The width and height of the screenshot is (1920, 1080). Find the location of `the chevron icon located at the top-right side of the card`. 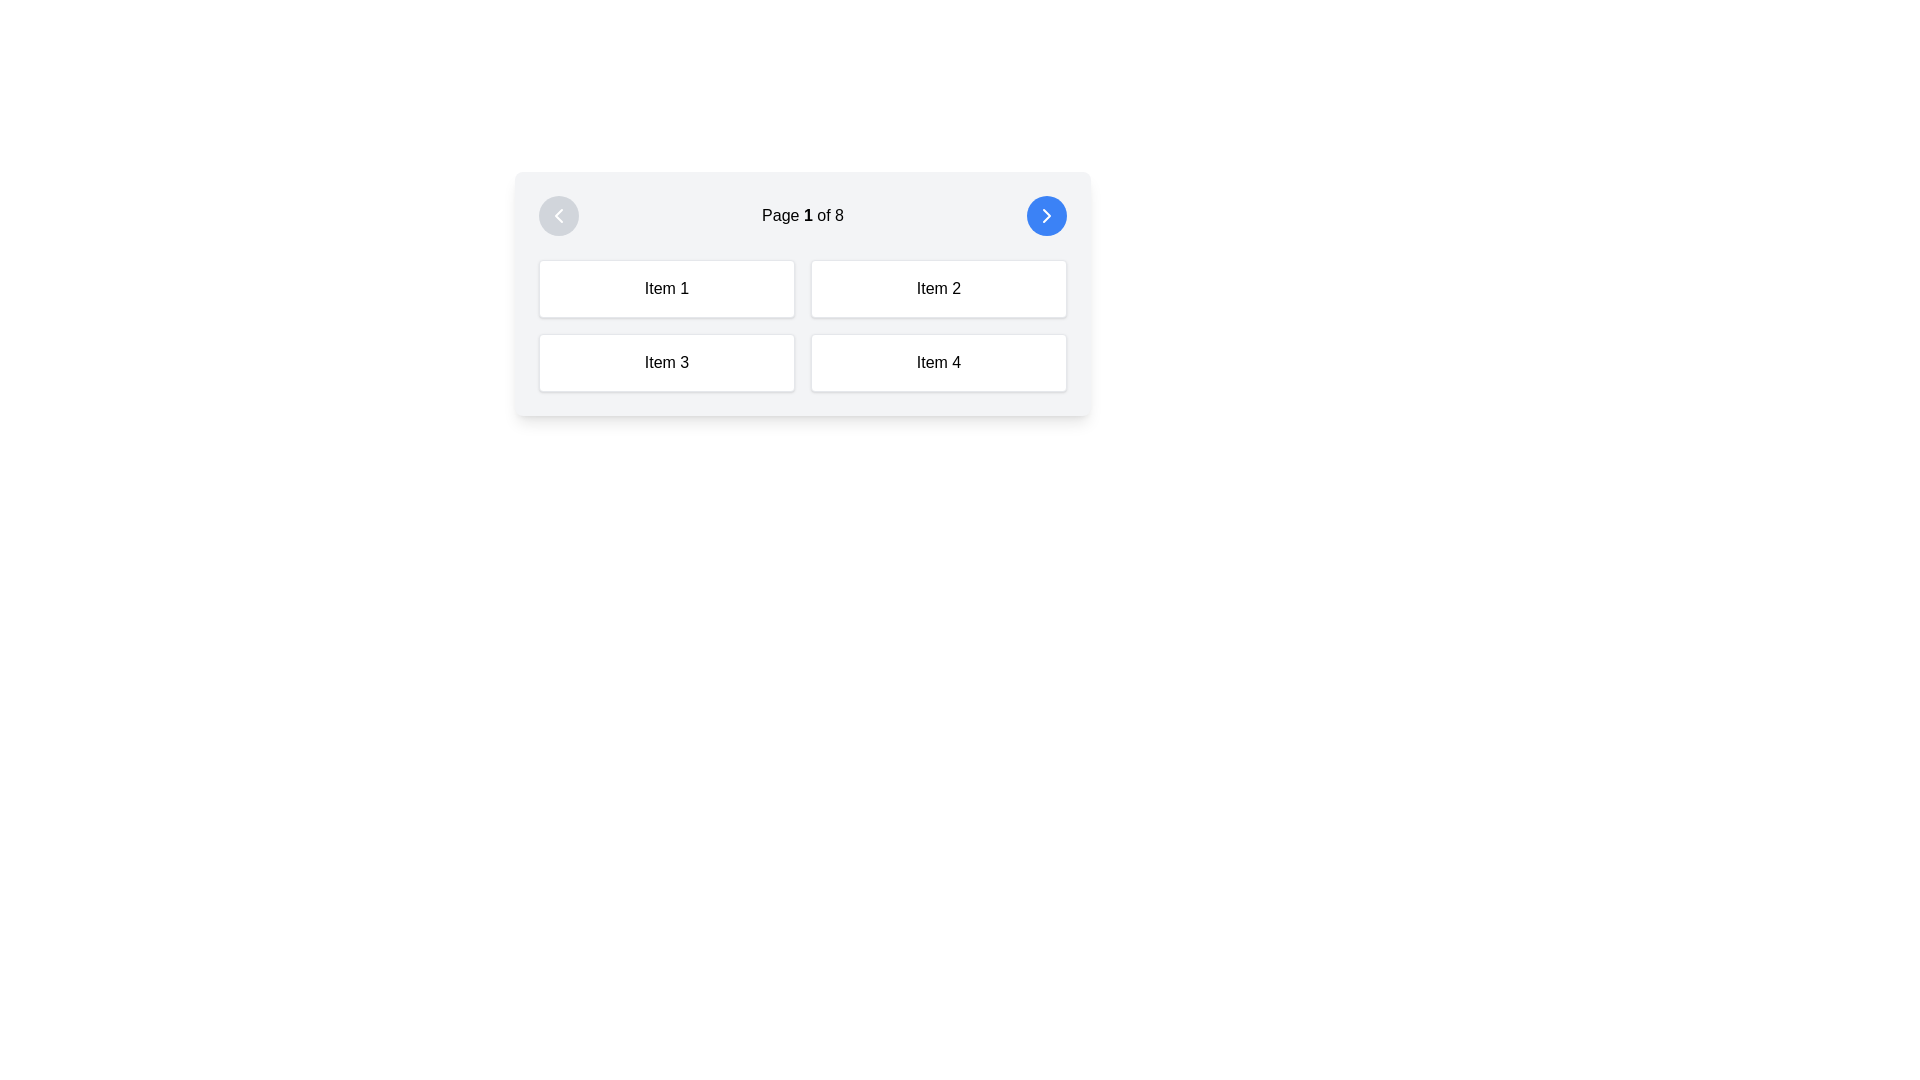

the chevron icon located at the top-right side of the card is located at coordinates (1045, 216).